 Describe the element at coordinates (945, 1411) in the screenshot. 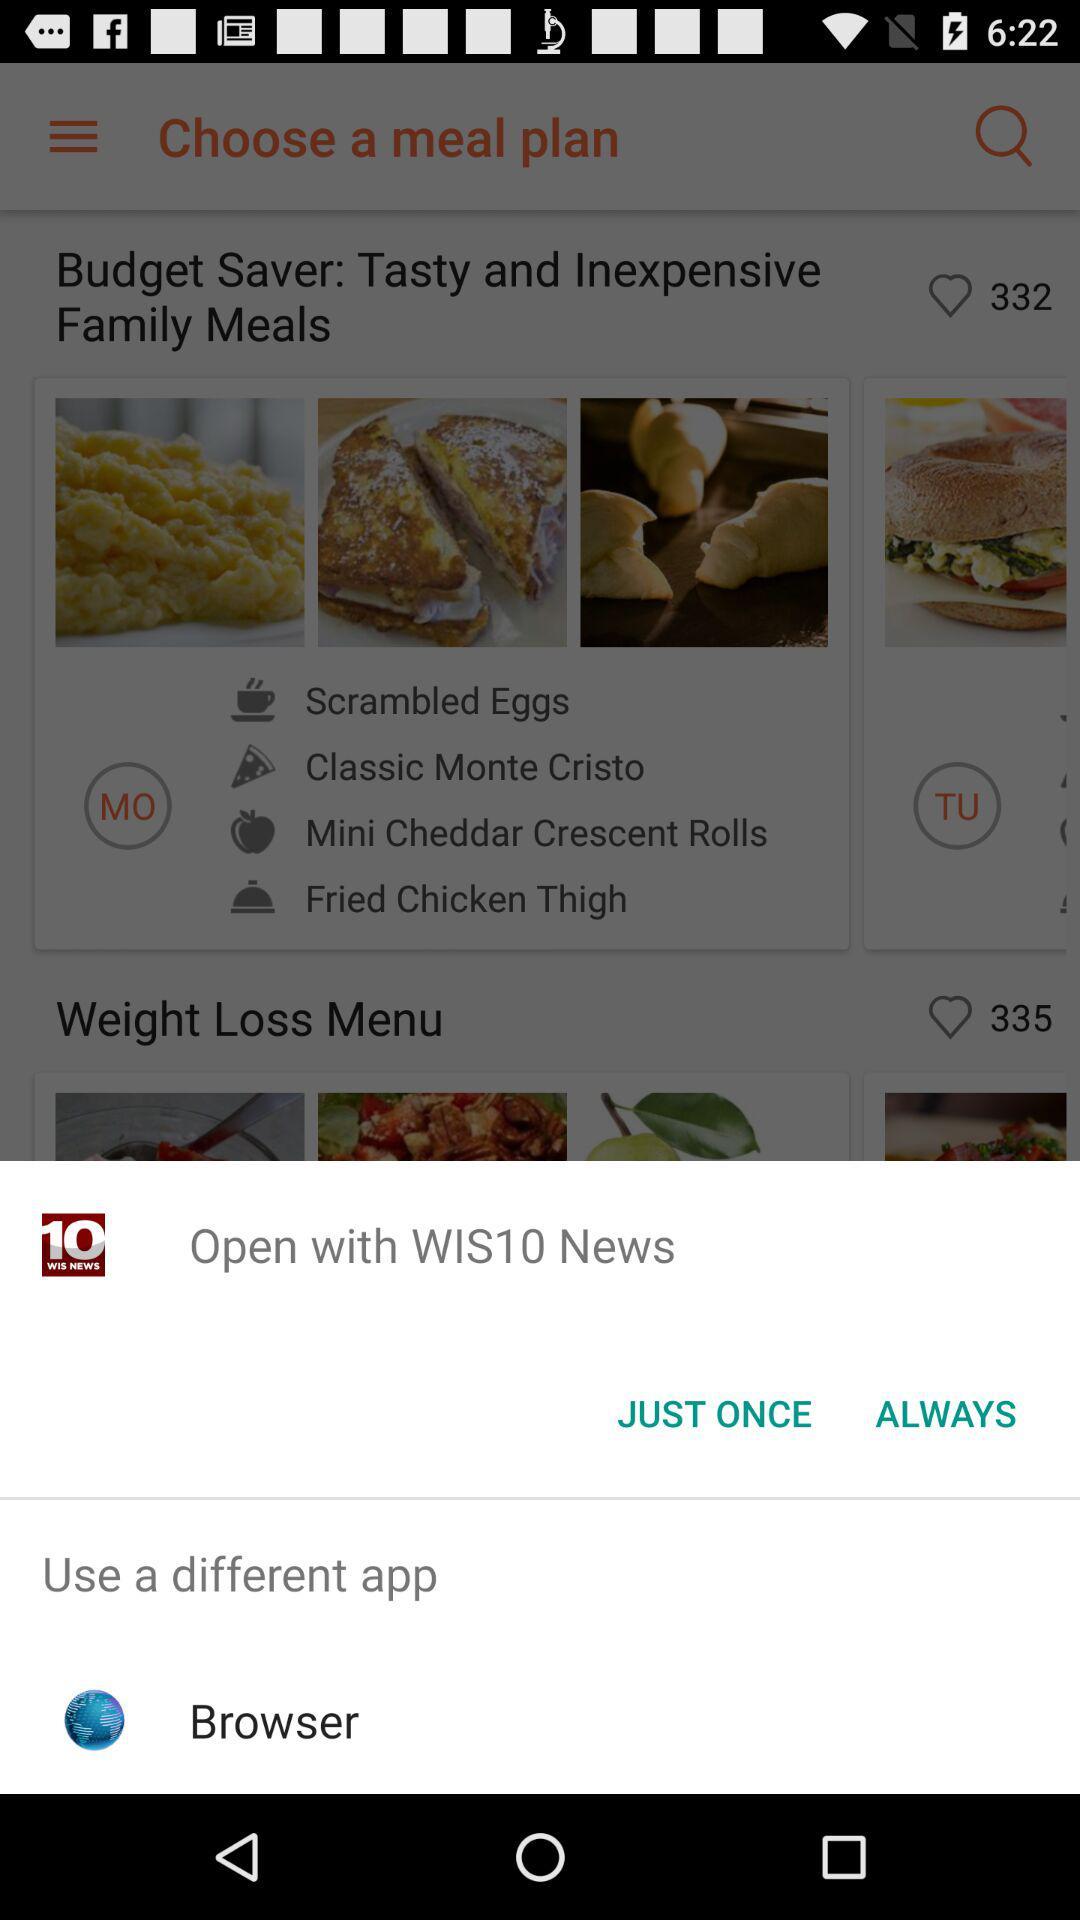

I see `the item next to just once button` at that location.